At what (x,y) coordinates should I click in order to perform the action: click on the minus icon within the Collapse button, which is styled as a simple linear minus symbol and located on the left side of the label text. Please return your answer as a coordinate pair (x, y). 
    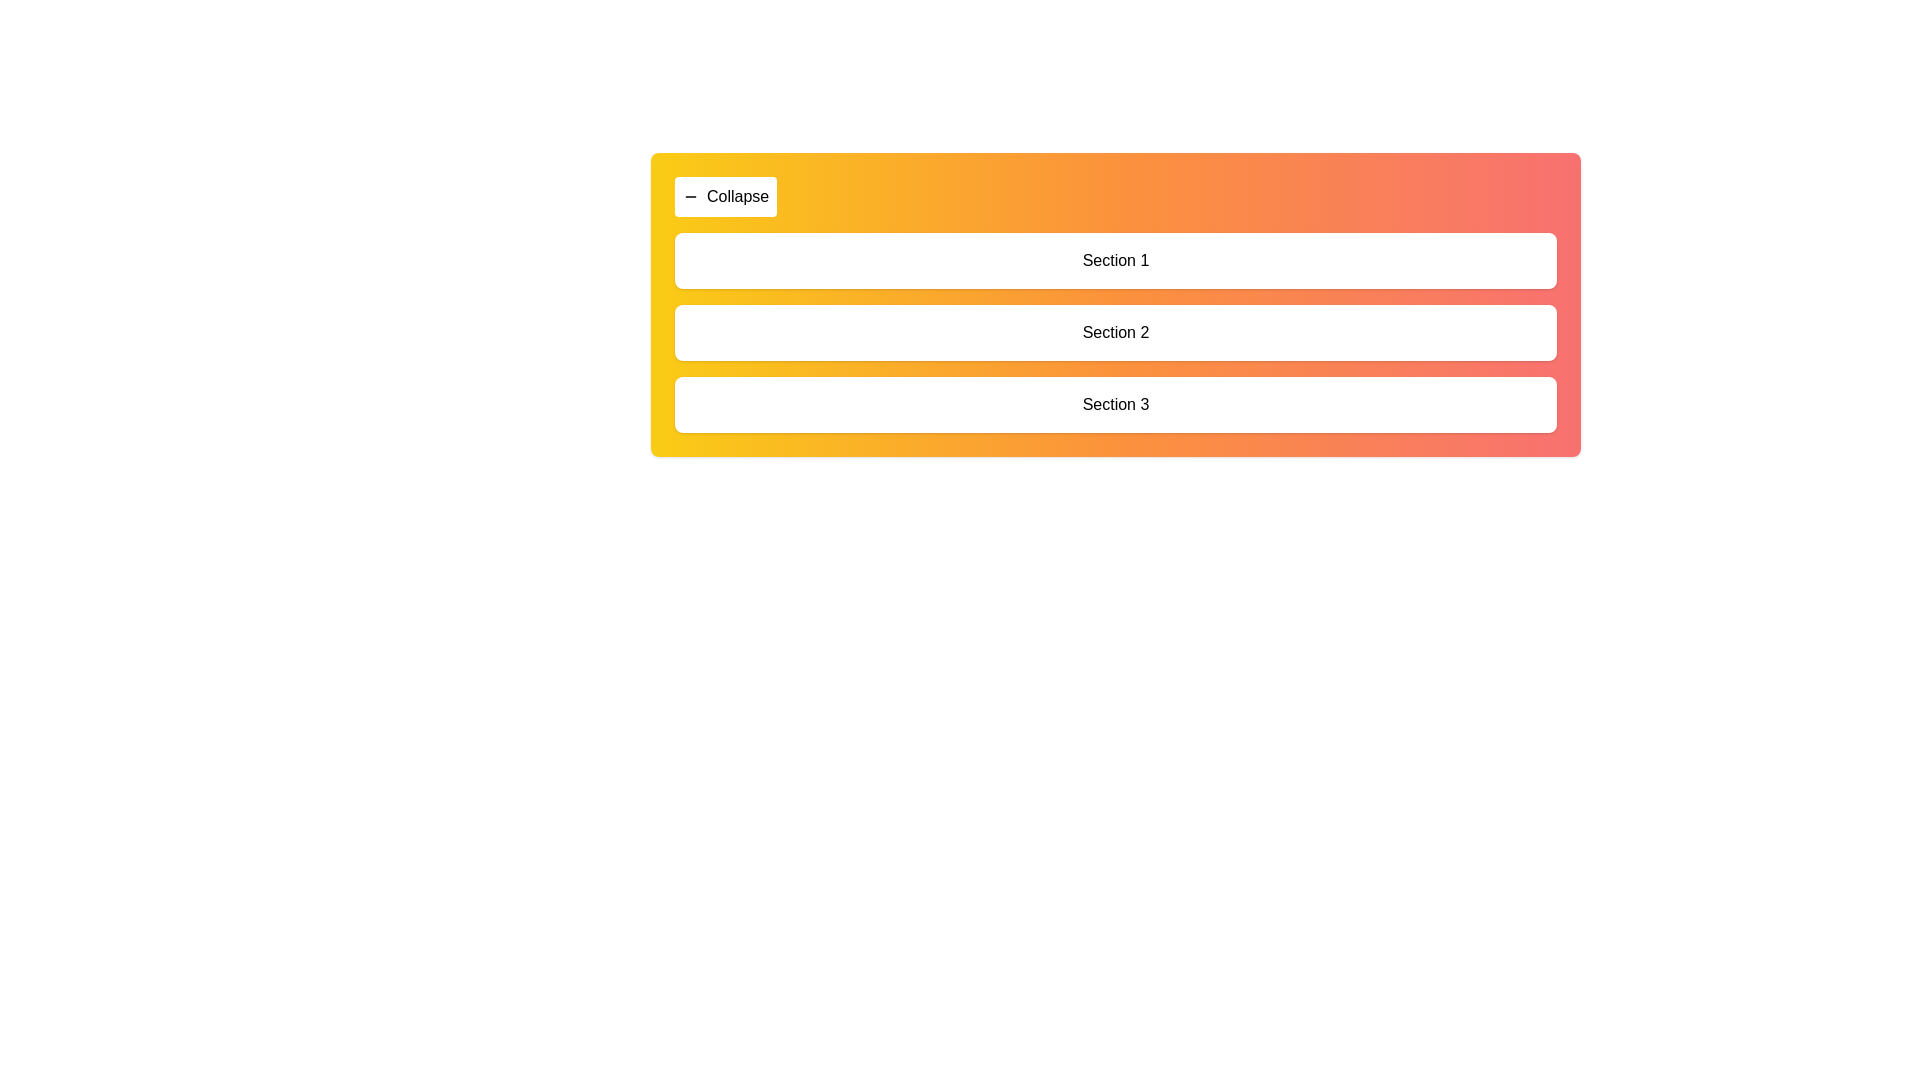
    Looking at the image, I should click on (691, 196).